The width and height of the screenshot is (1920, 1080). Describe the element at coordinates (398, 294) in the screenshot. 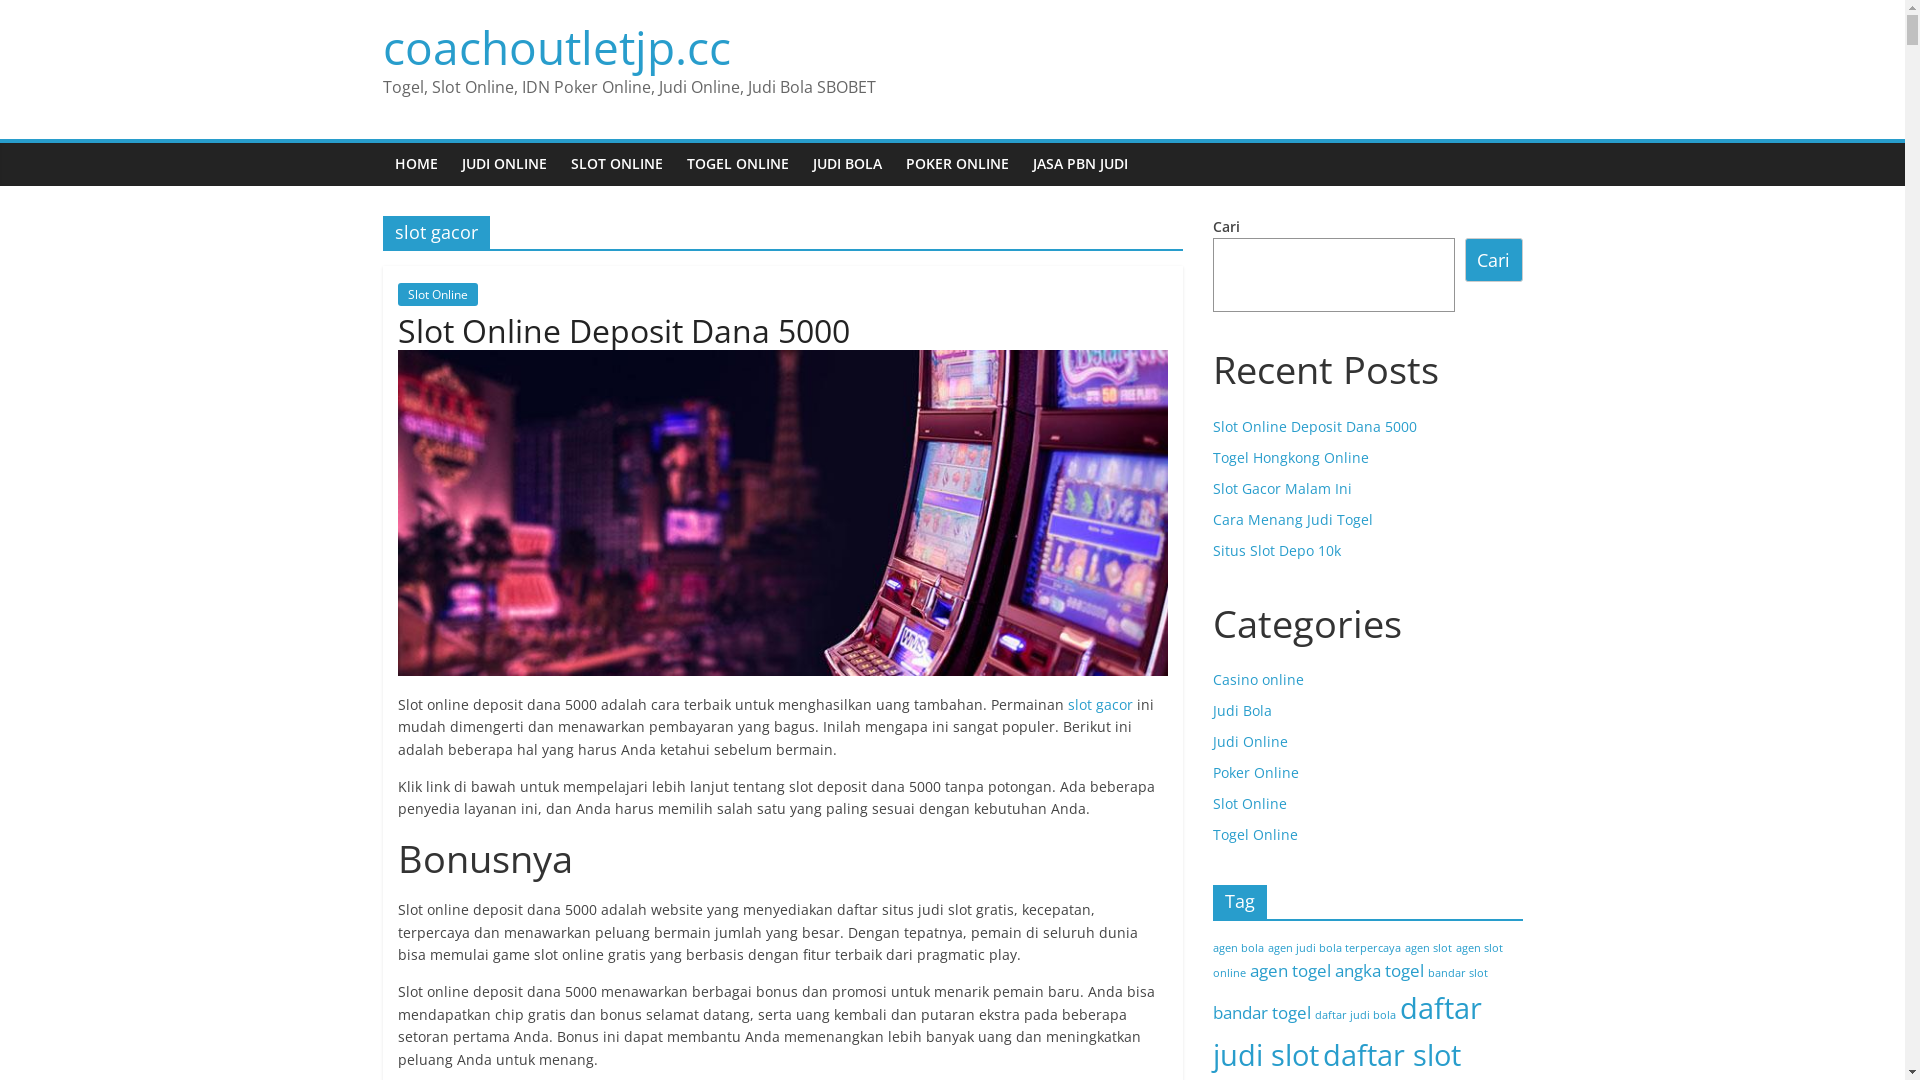

I see `'Slot Online'` at that location.